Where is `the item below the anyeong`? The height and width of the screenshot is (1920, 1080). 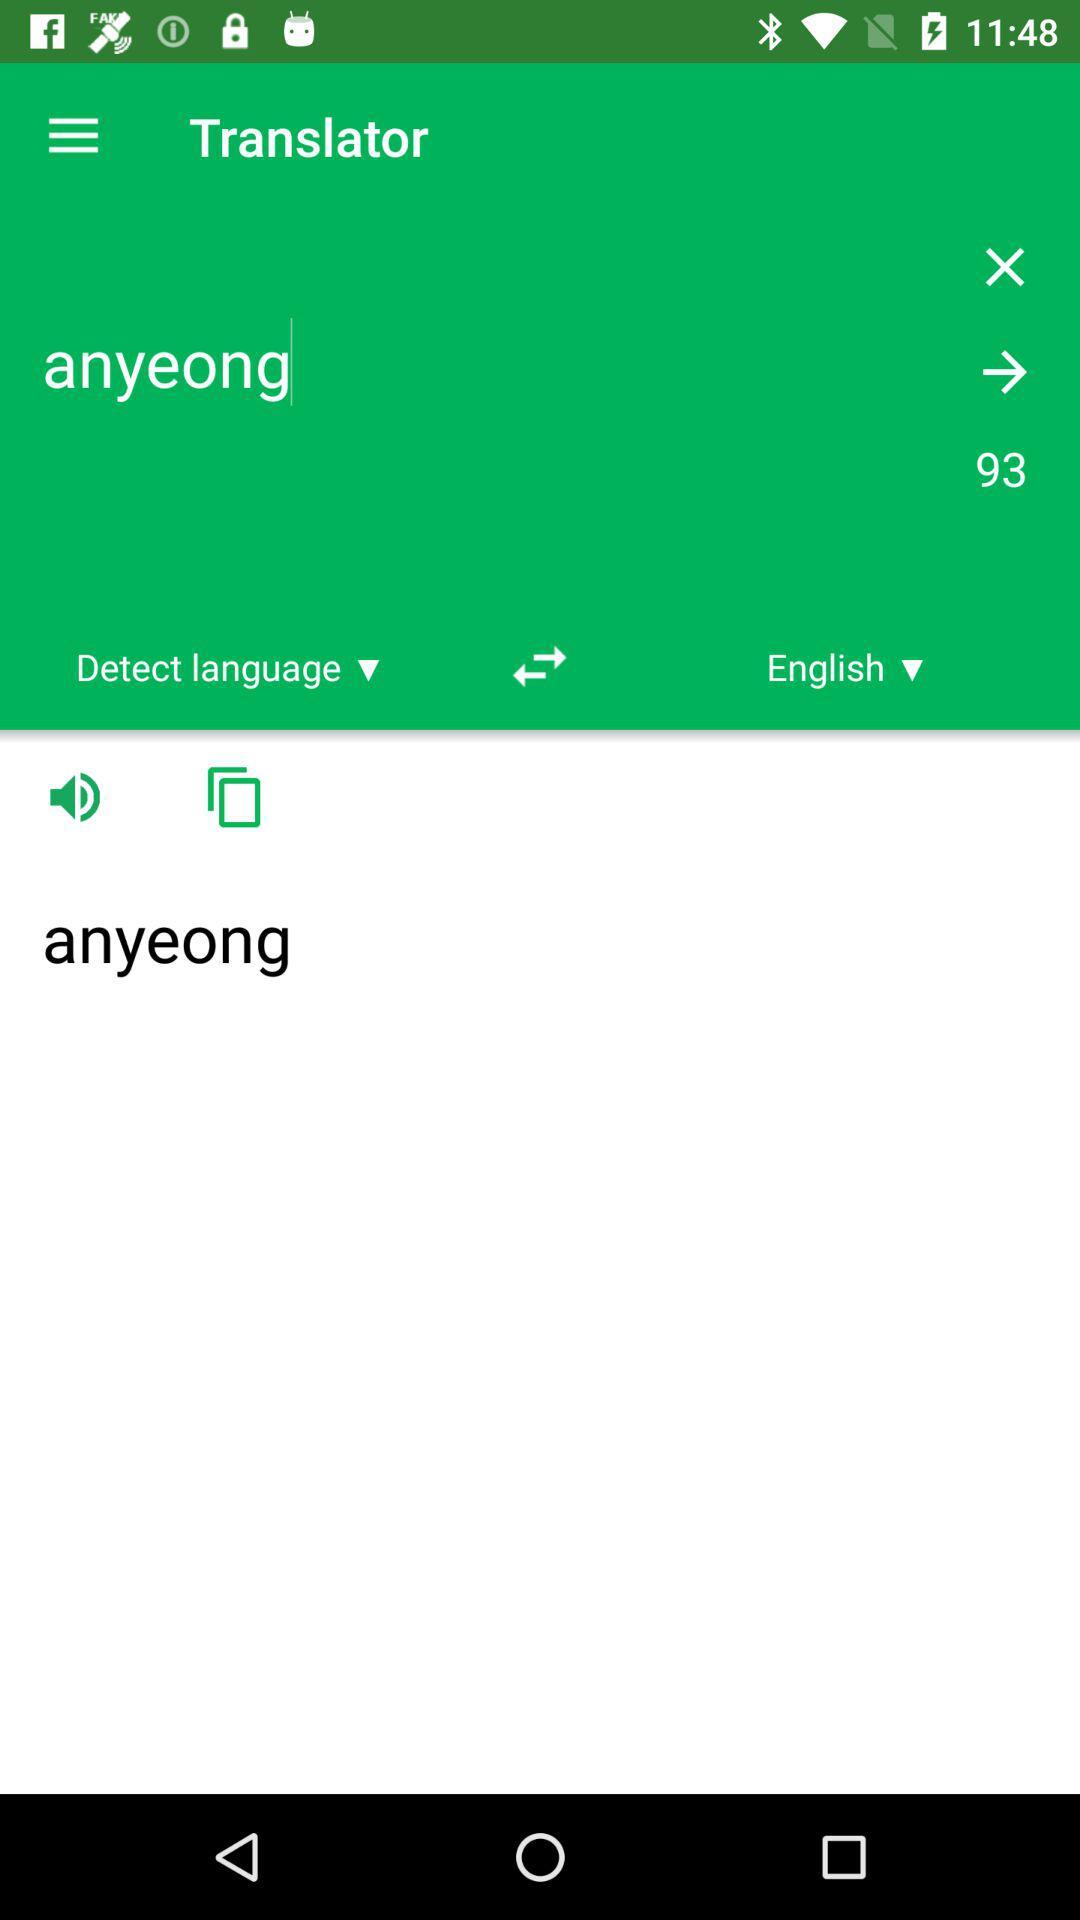
the item below the anyeong is located at coordinates (848, 666).